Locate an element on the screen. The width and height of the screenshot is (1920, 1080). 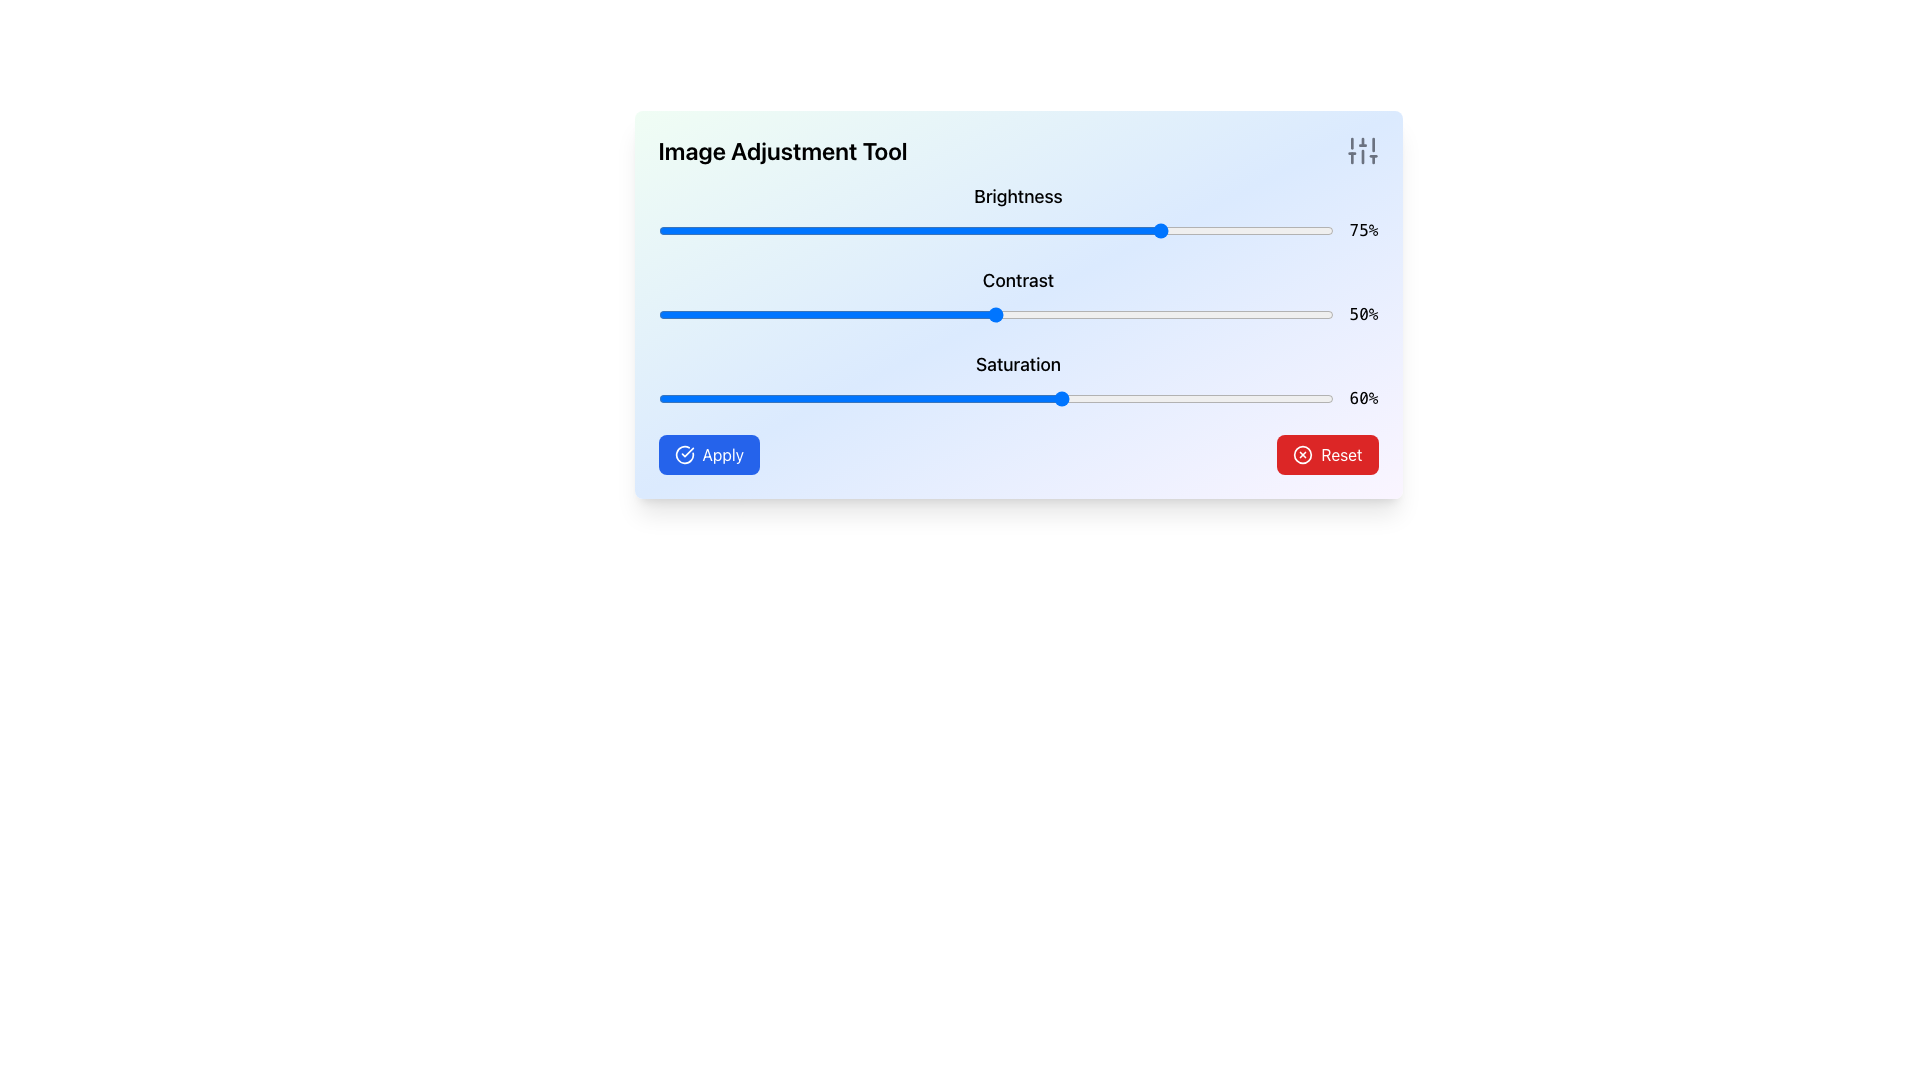
the circular outline icon with a checkmark, located to the left of the 'Apply' button in the bottom-left section of the interface is located at coordinates (684, 455).